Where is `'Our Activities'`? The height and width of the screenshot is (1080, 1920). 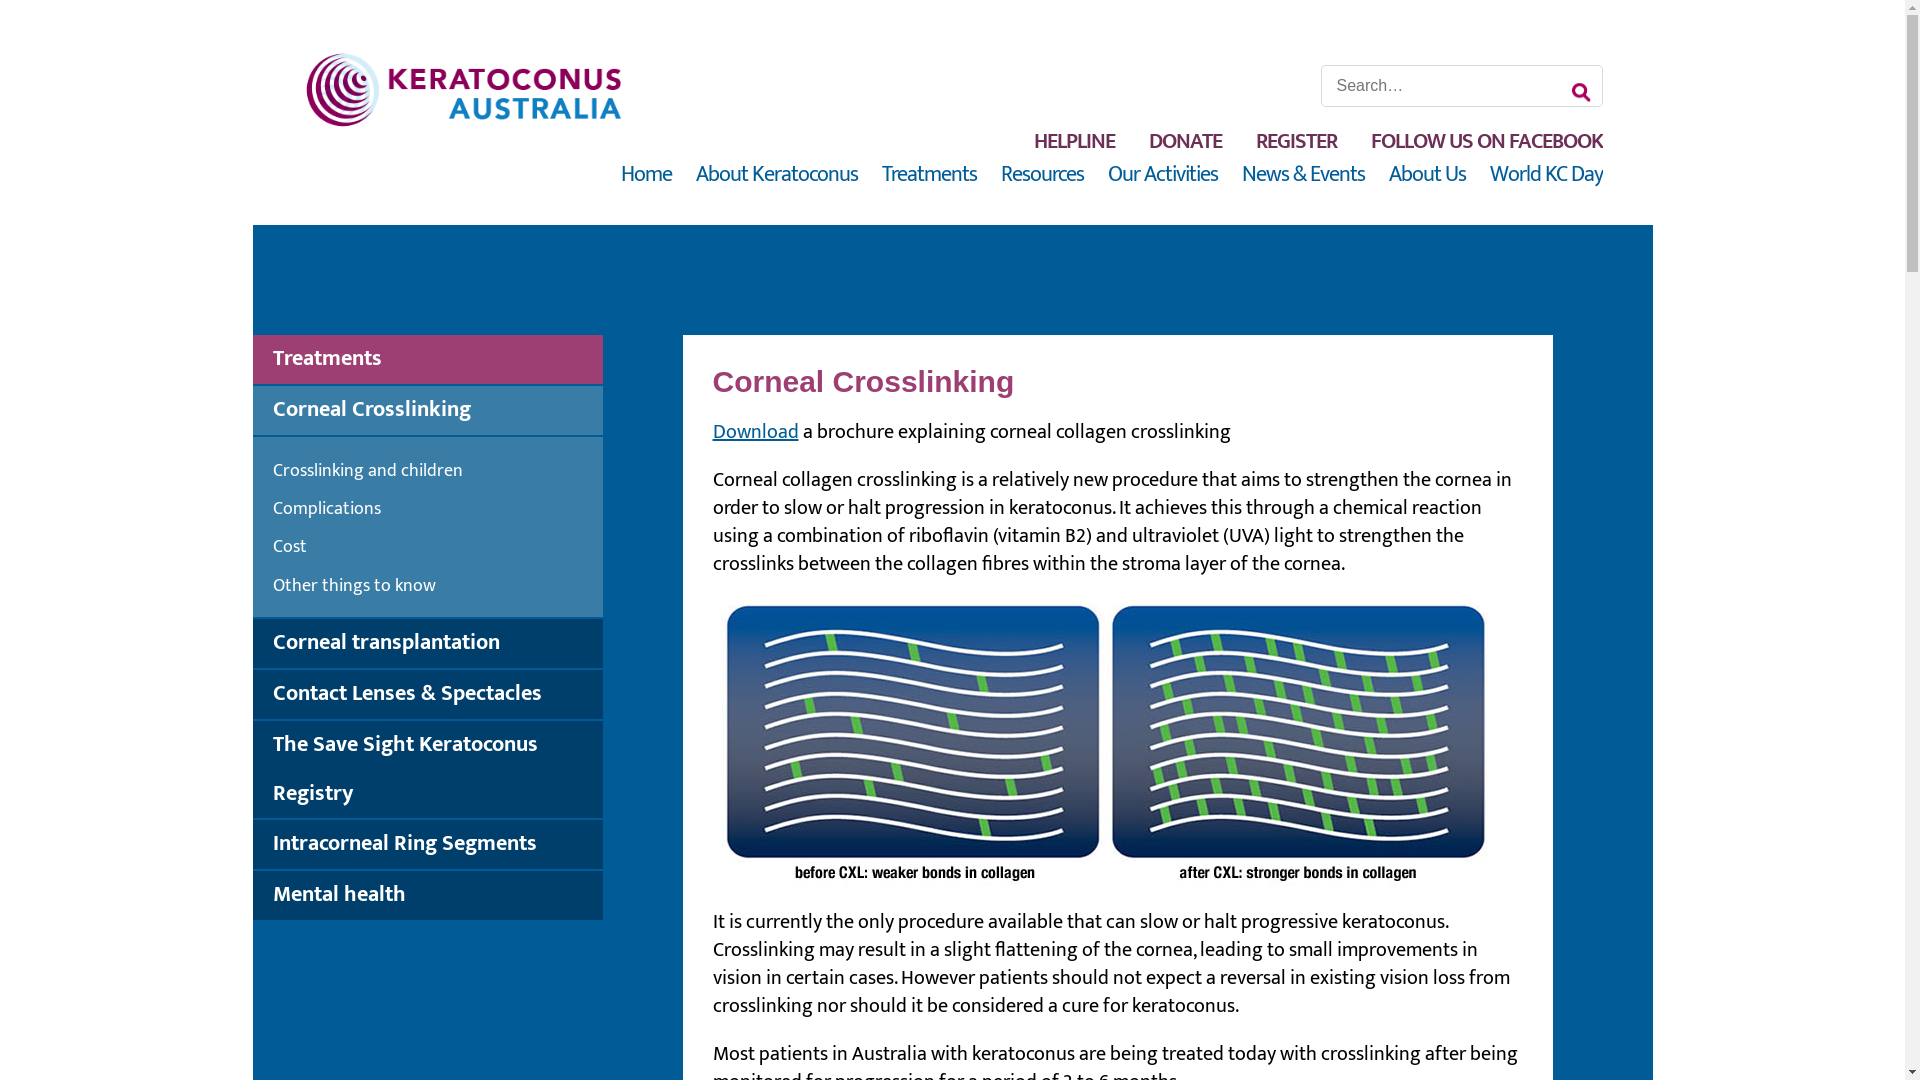 'Our Activities' is located at coordinates (1162, 173).